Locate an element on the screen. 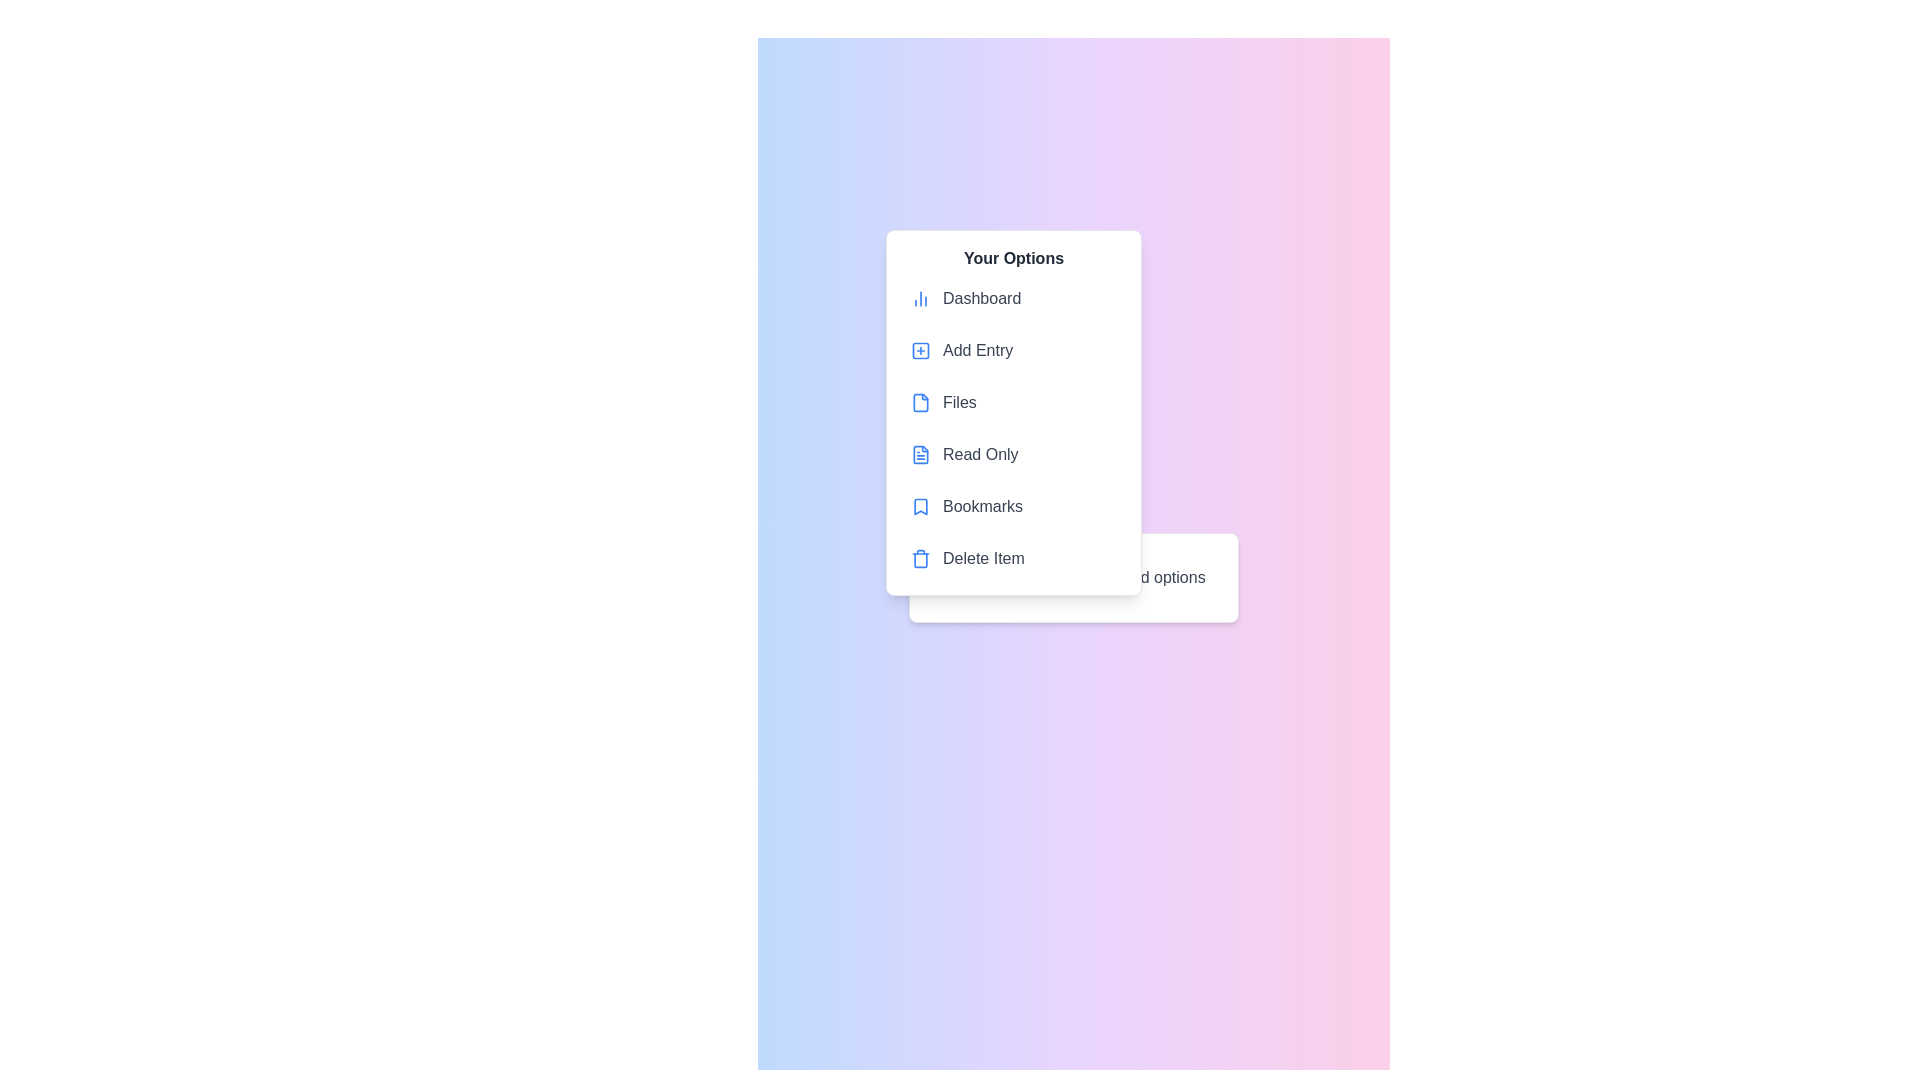 Image resolution: width=1920 pixels, height=1080 pixels. the menu item Add Entry to highlight it is located at coordinates (1013, 350).